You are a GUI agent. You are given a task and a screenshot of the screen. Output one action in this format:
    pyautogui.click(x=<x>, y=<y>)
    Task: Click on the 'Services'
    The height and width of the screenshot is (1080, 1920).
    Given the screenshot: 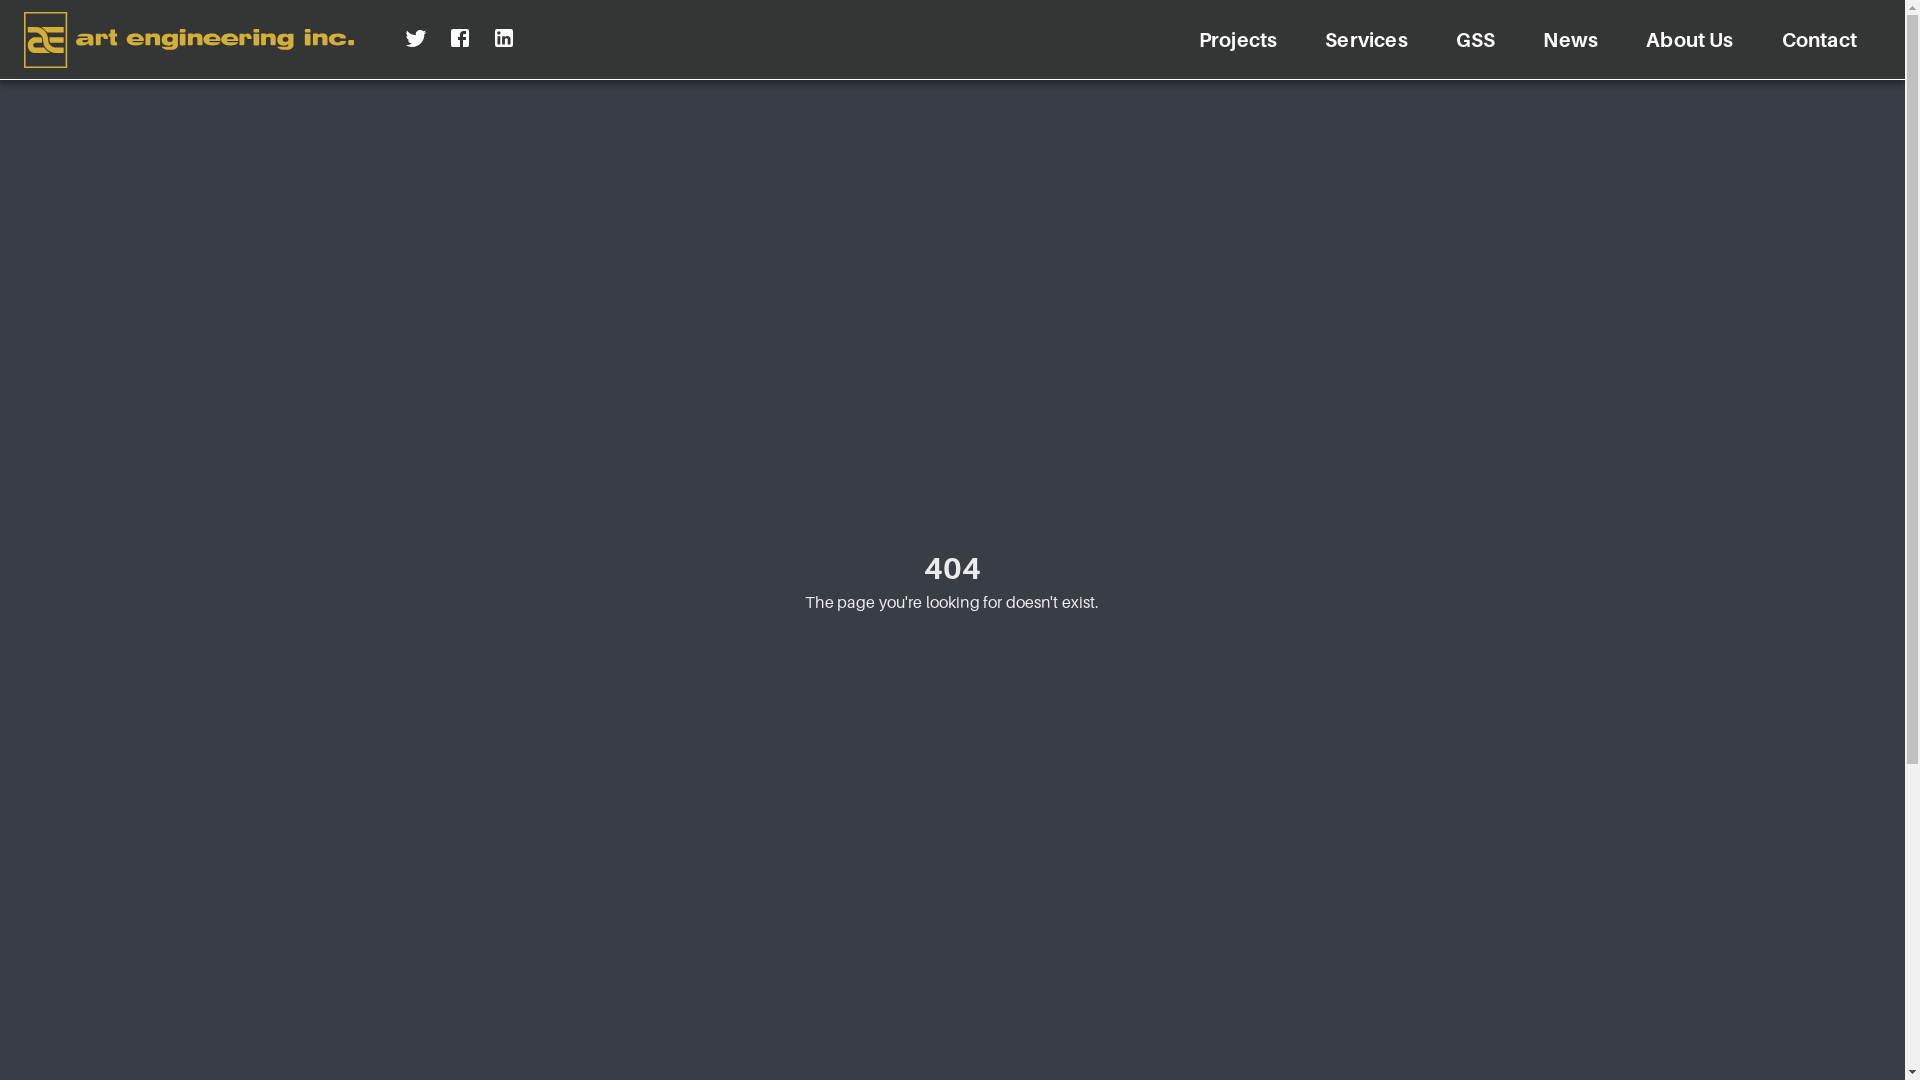 What is the action you would take?
    pyautogui.click(x=1365, y=39)
    